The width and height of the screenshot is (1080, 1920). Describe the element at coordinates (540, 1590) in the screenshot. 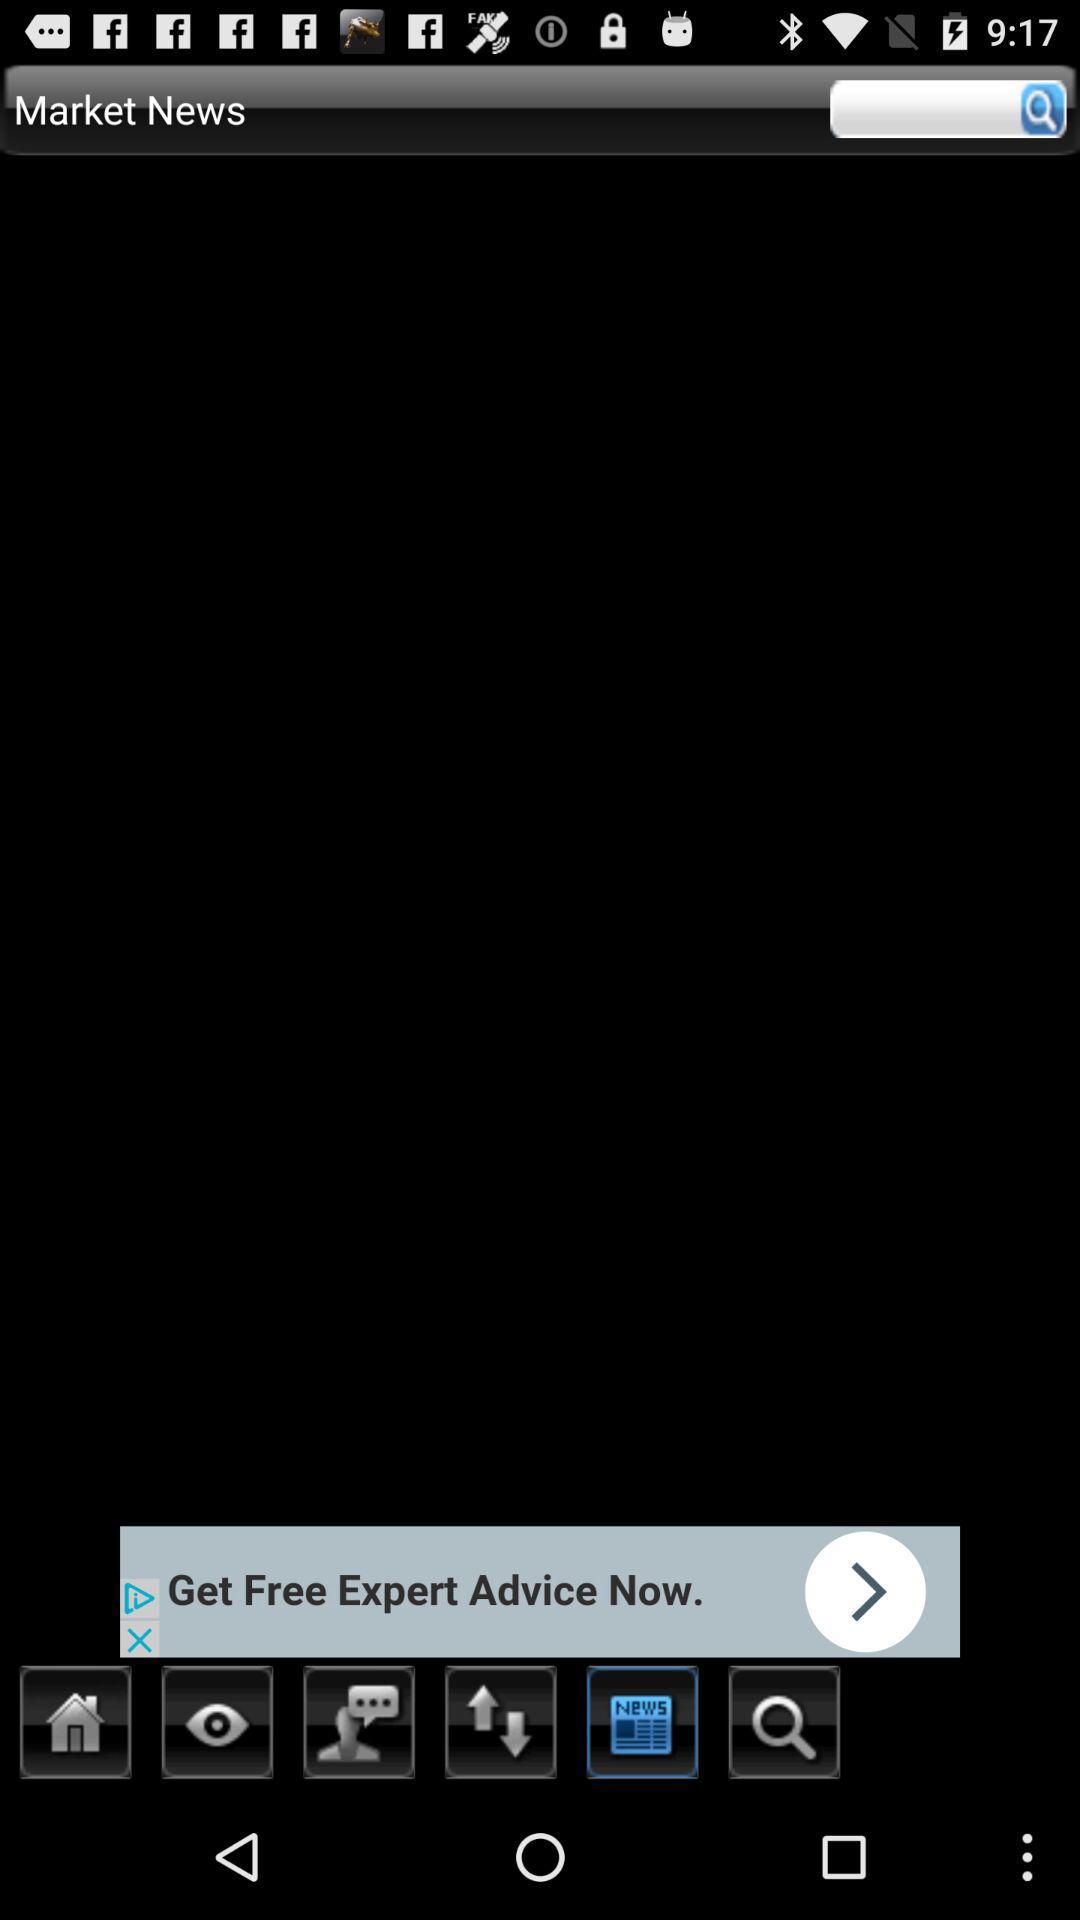

I see `open advertisement` at that location.